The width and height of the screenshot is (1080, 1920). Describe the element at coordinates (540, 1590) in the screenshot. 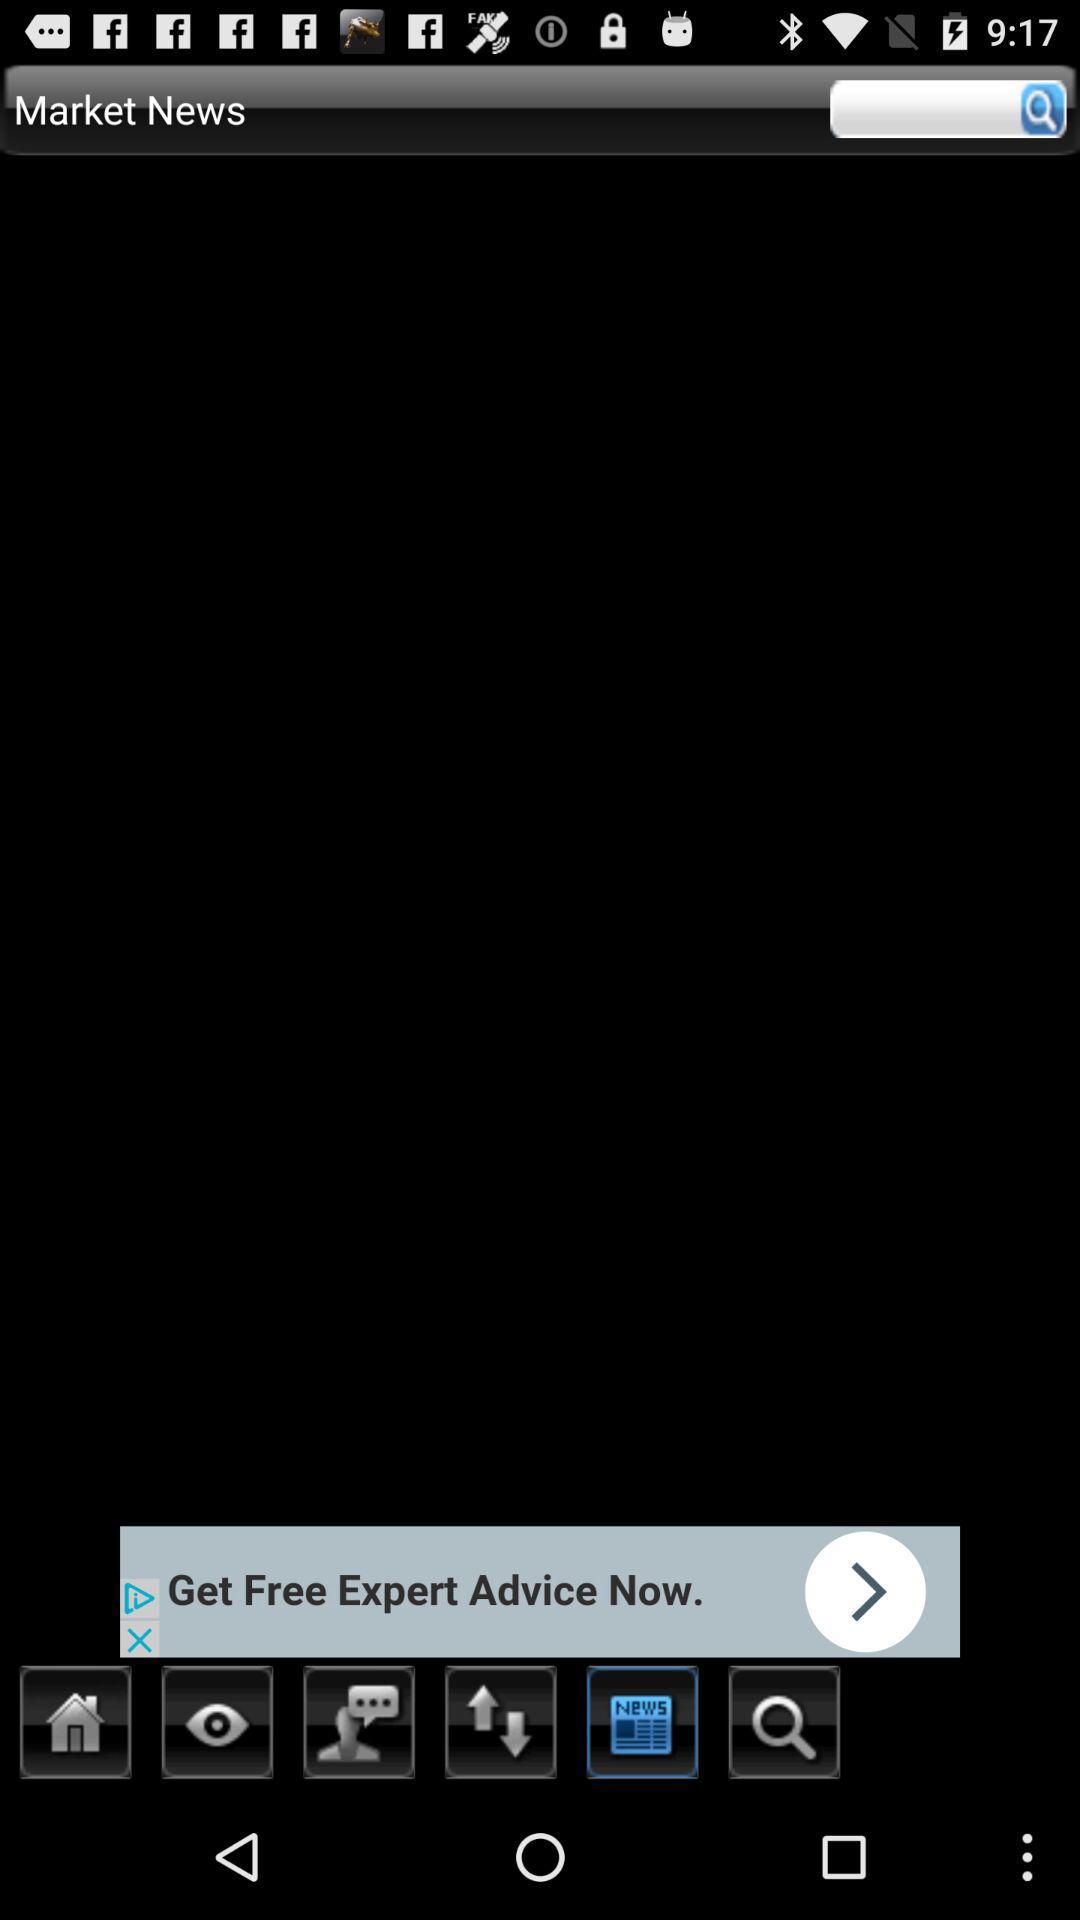

I see `open advertisement` at that location.